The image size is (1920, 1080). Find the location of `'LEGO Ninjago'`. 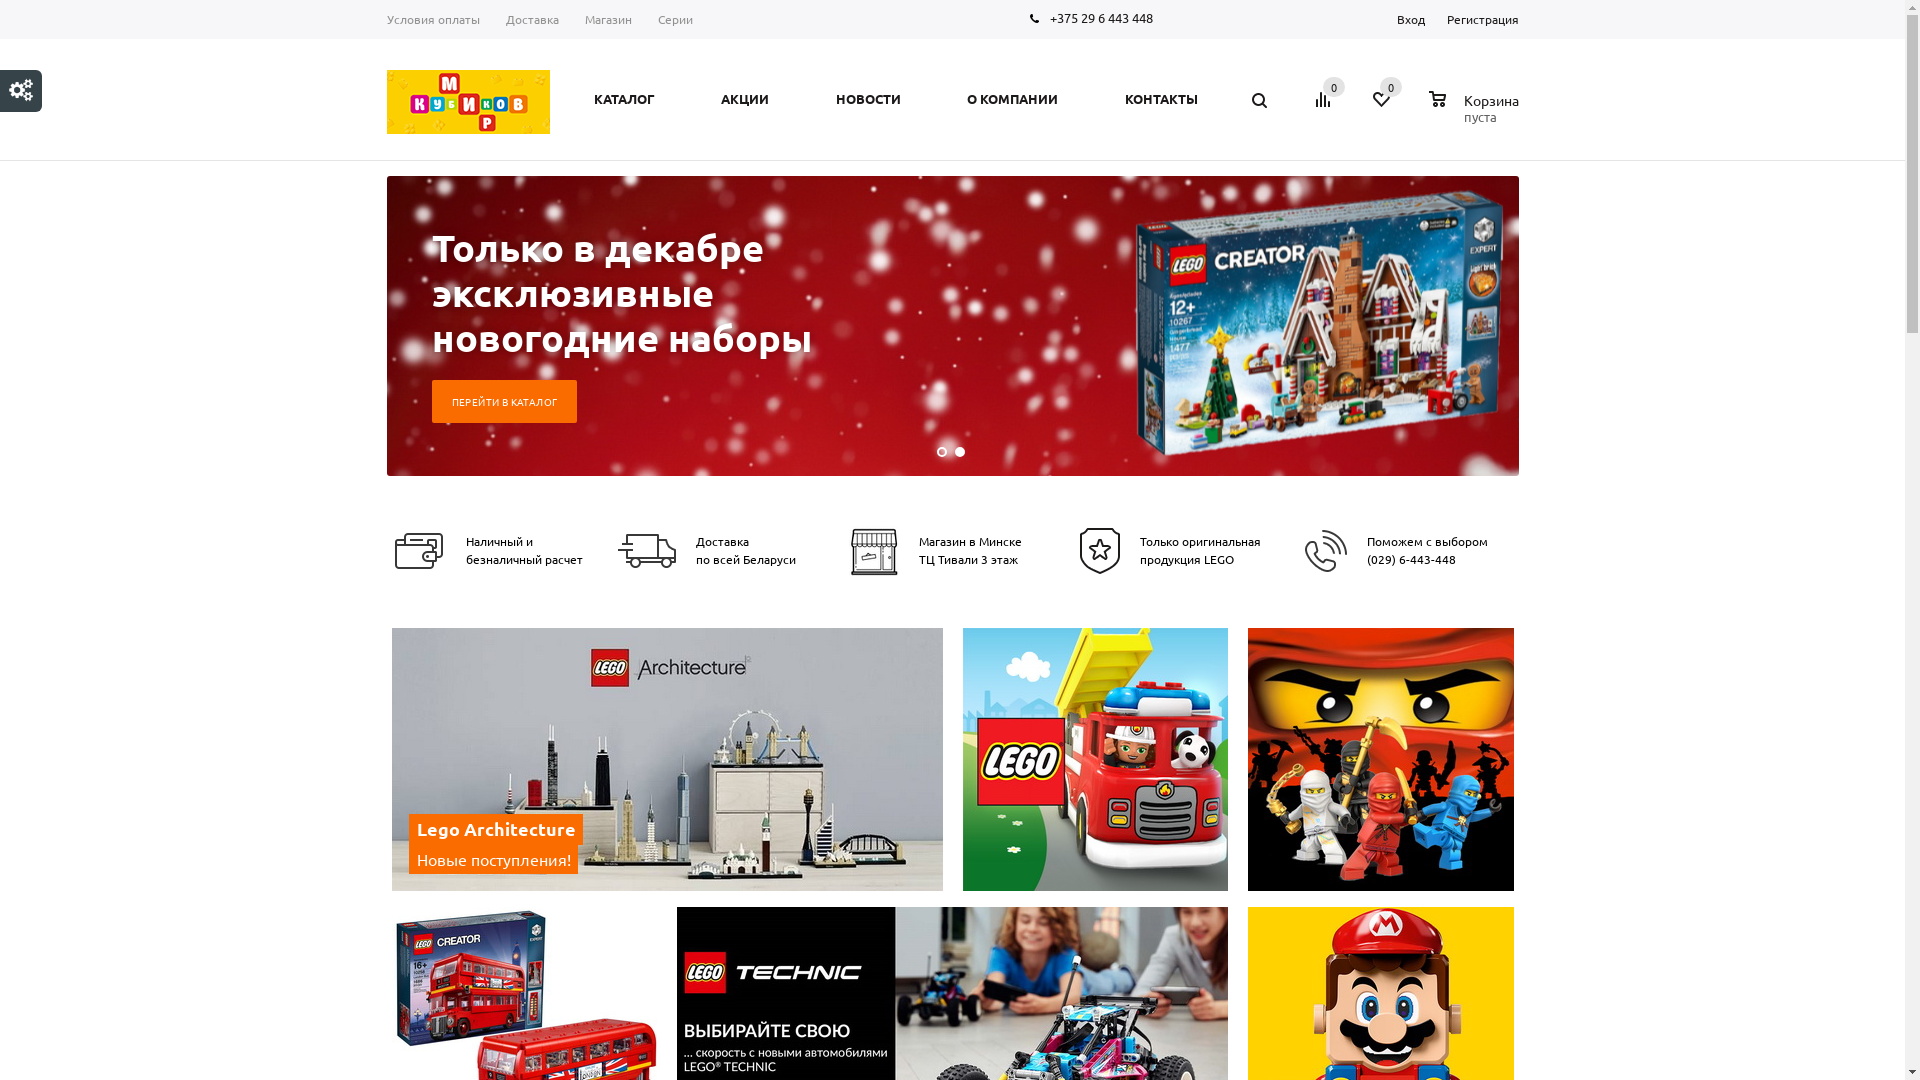

'LEGO Ninjago' is located at coordinates (1380, 759).